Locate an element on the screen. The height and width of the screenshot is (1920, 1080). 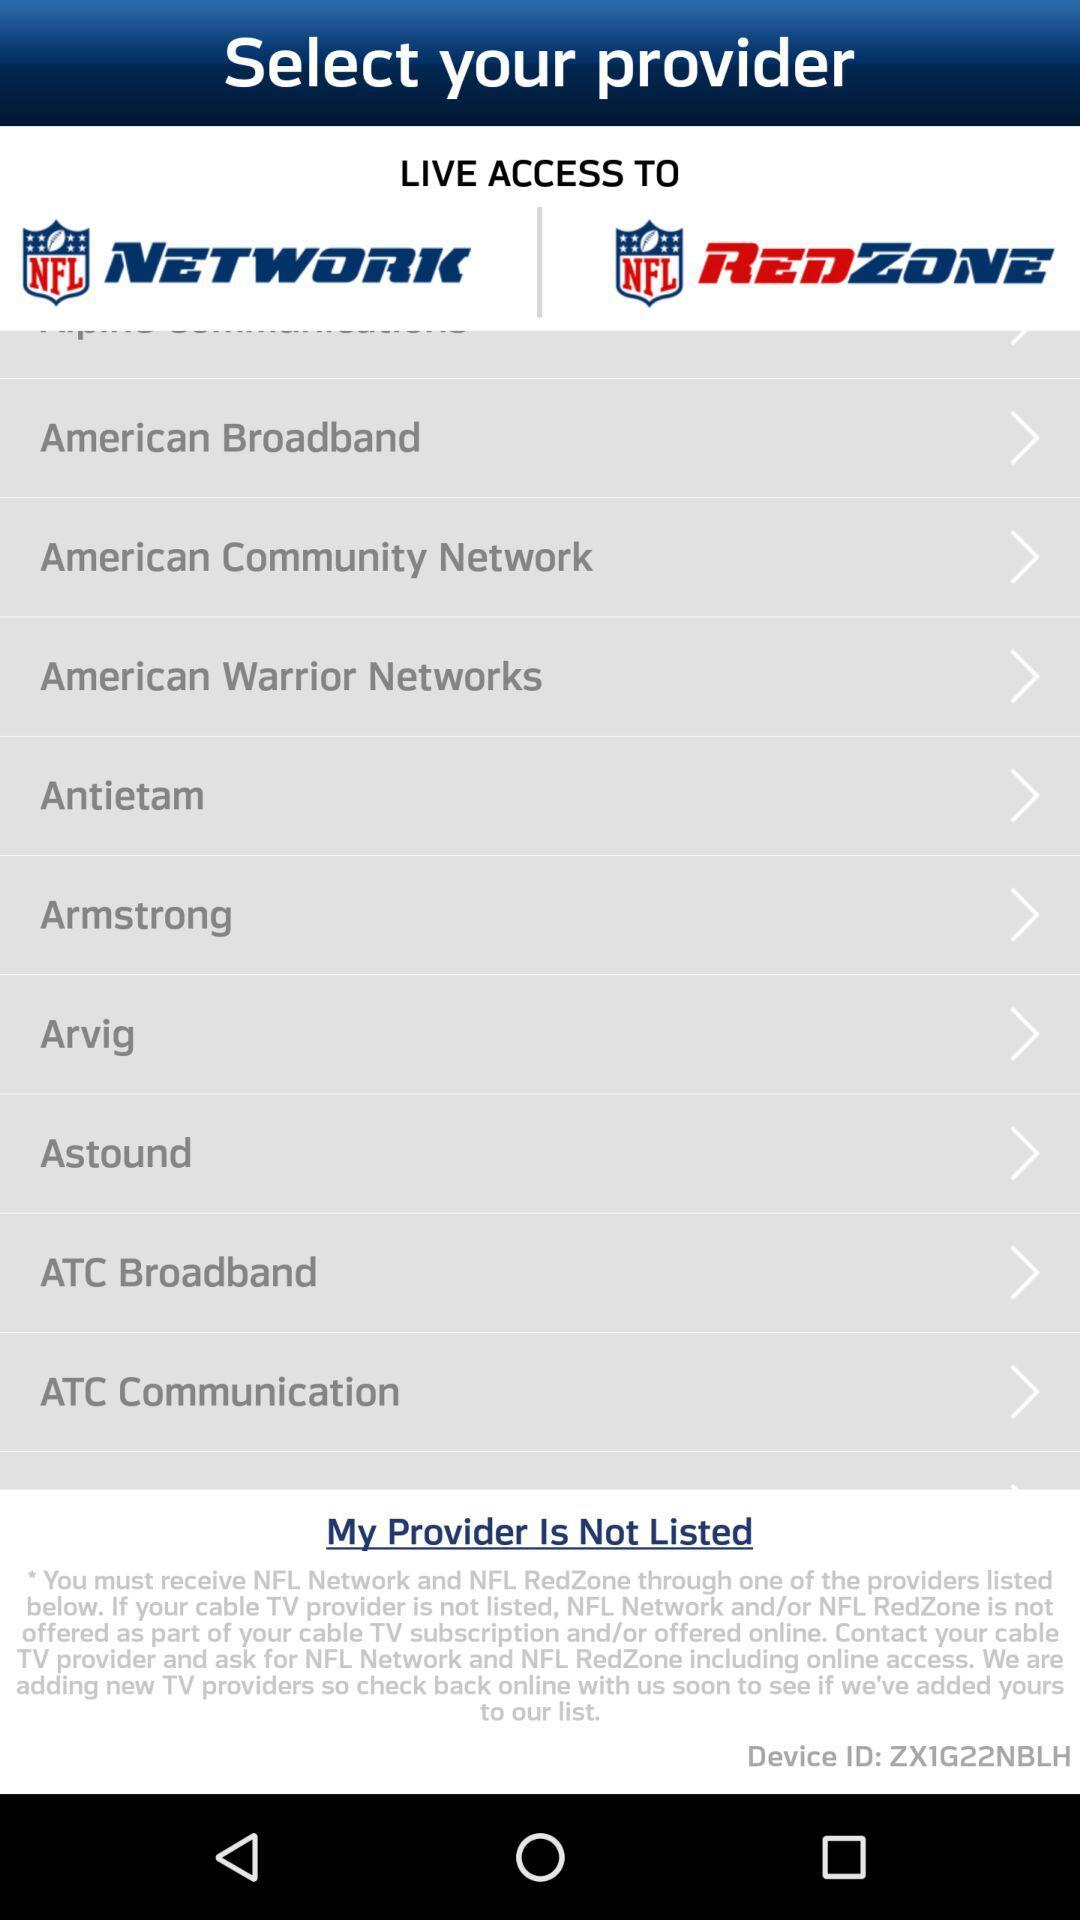
atc broadband app is located at coordinates (559, 1271).